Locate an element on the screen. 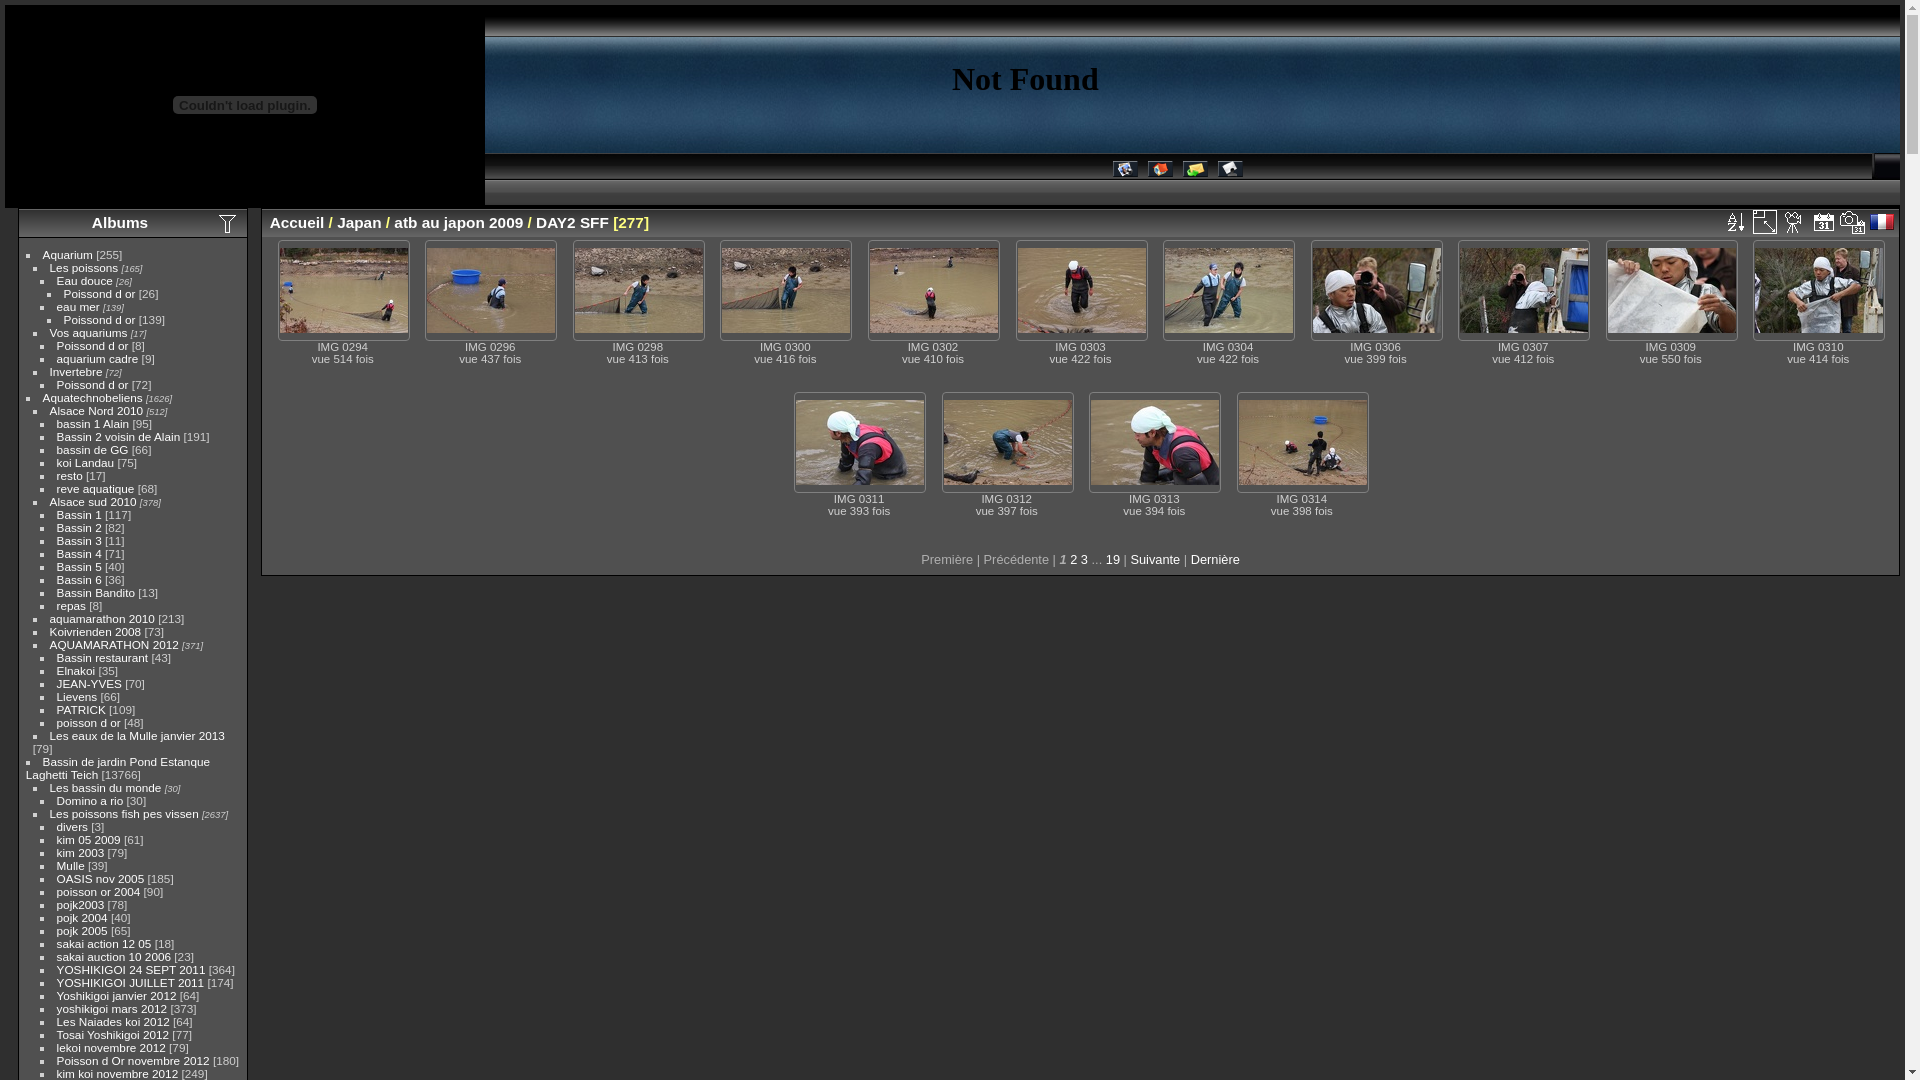 This screenshot has width=1920, height=1080. 'YOSHIKIGOI 24 SEPT 2011' is located at coordinates (130, 968).